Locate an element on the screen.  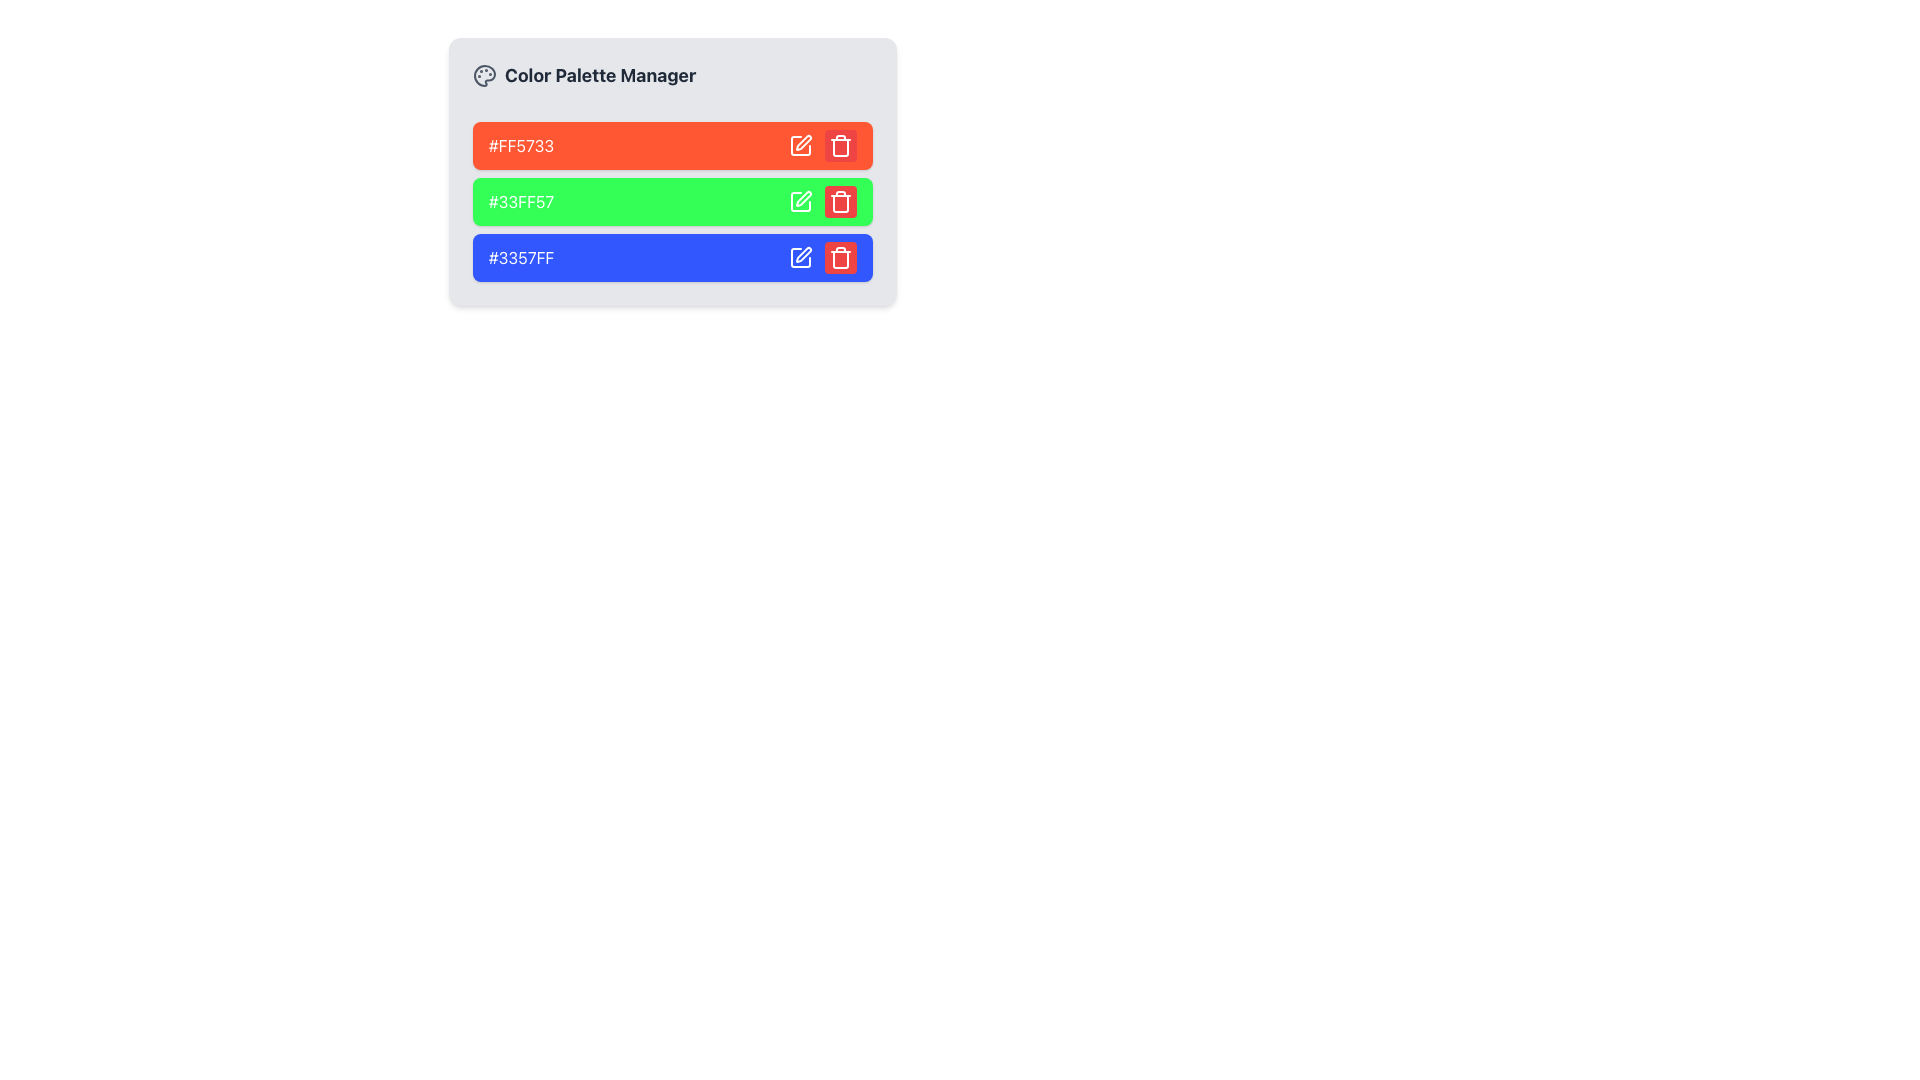
the edit button icon resembling a pencil on a green background, located to the right of the color block labeled '#33FF57' is located at coordinates (801, 201).